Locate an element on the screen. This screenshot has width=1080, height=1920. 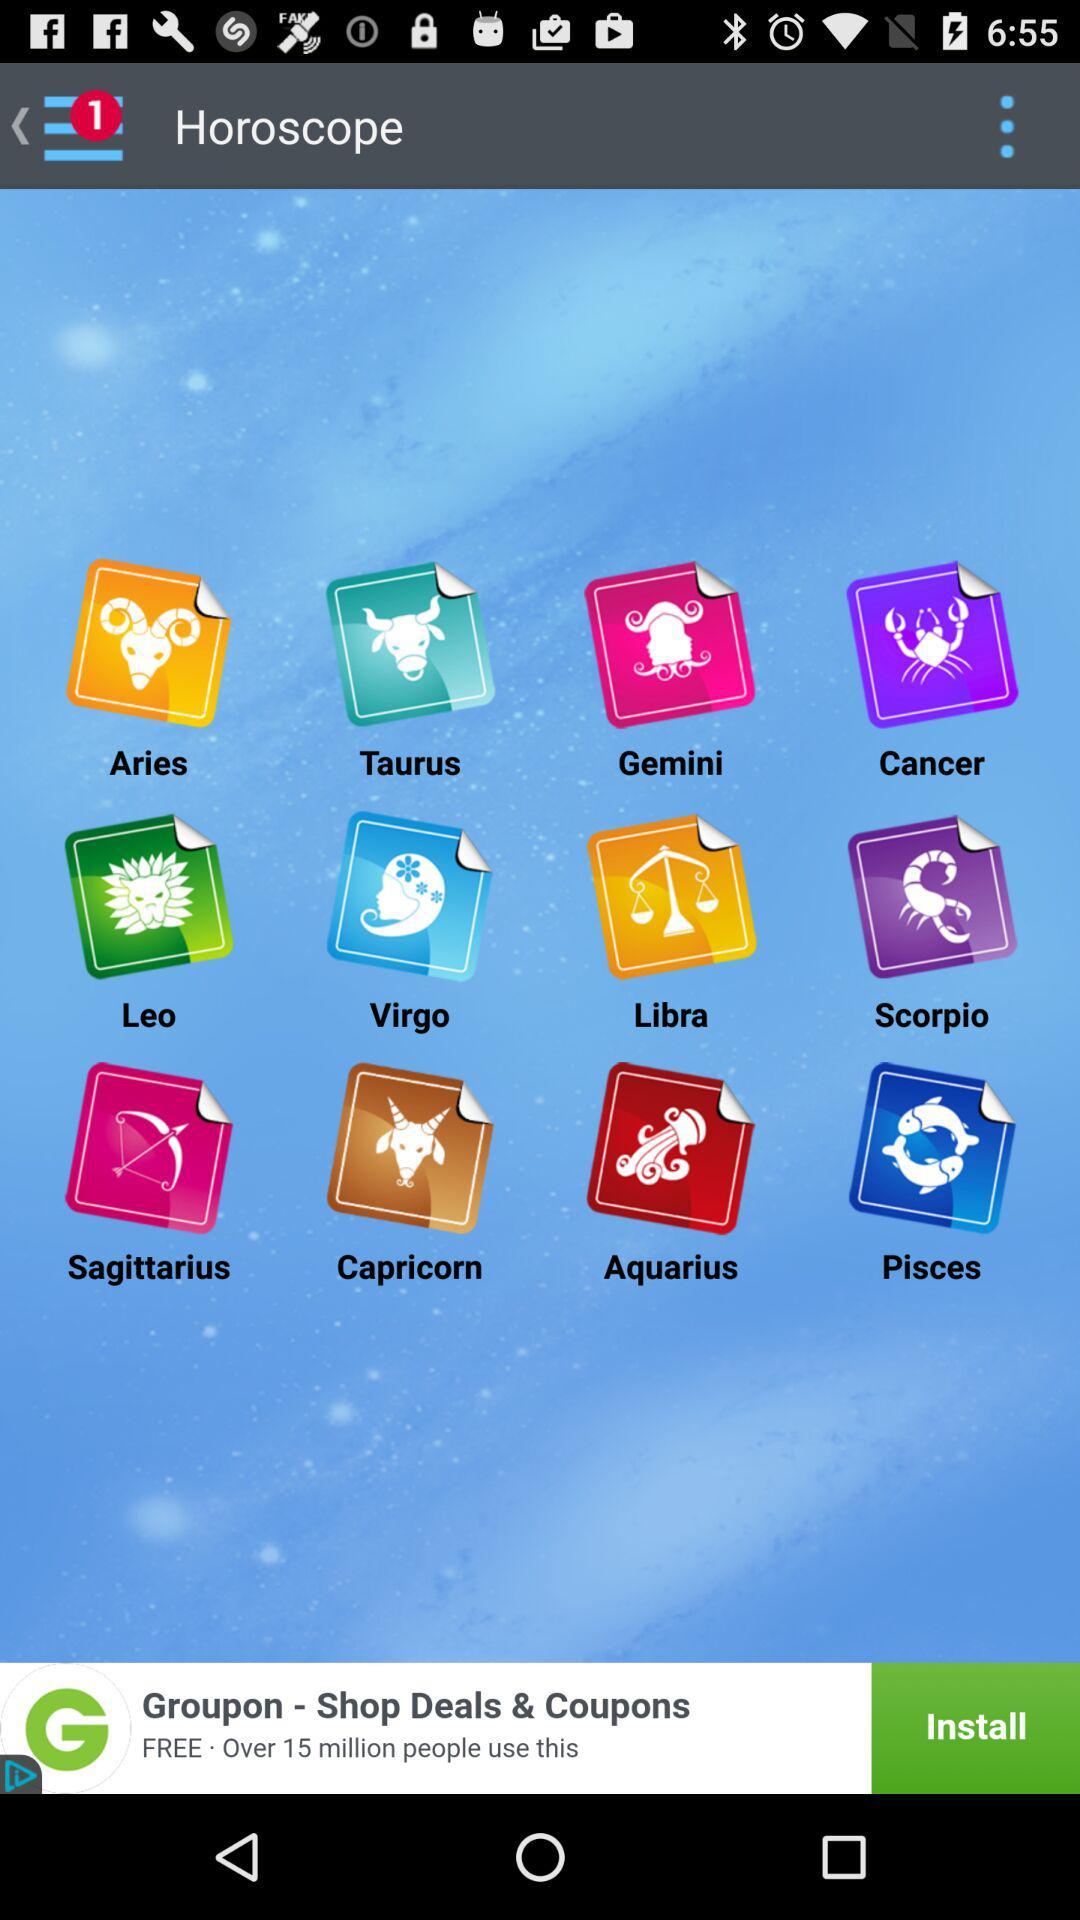
advertisement is located at coordinates (931, 644).